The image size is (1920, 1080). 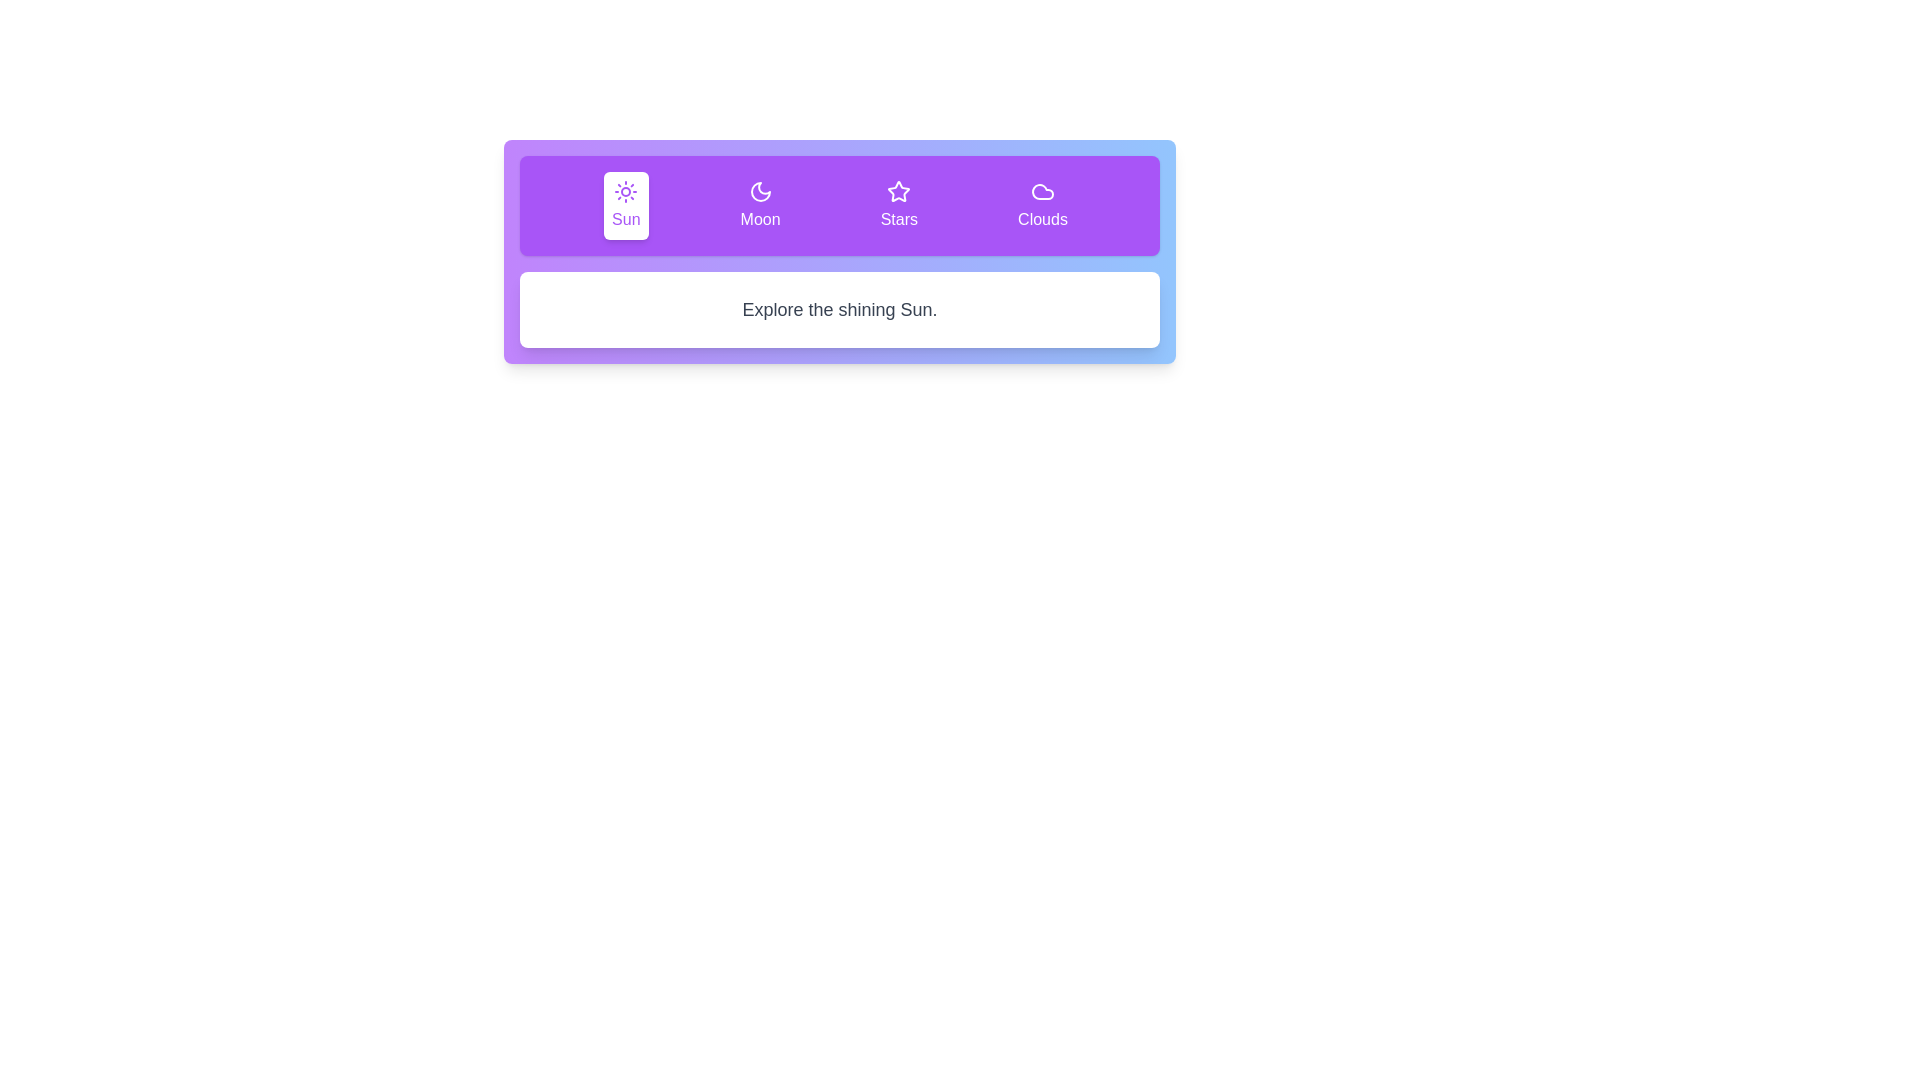 I want to click on text of the label that is centrally aligned beneath the sun icon, which provides context to the user about the sun icon, so click(x=625, y=219).